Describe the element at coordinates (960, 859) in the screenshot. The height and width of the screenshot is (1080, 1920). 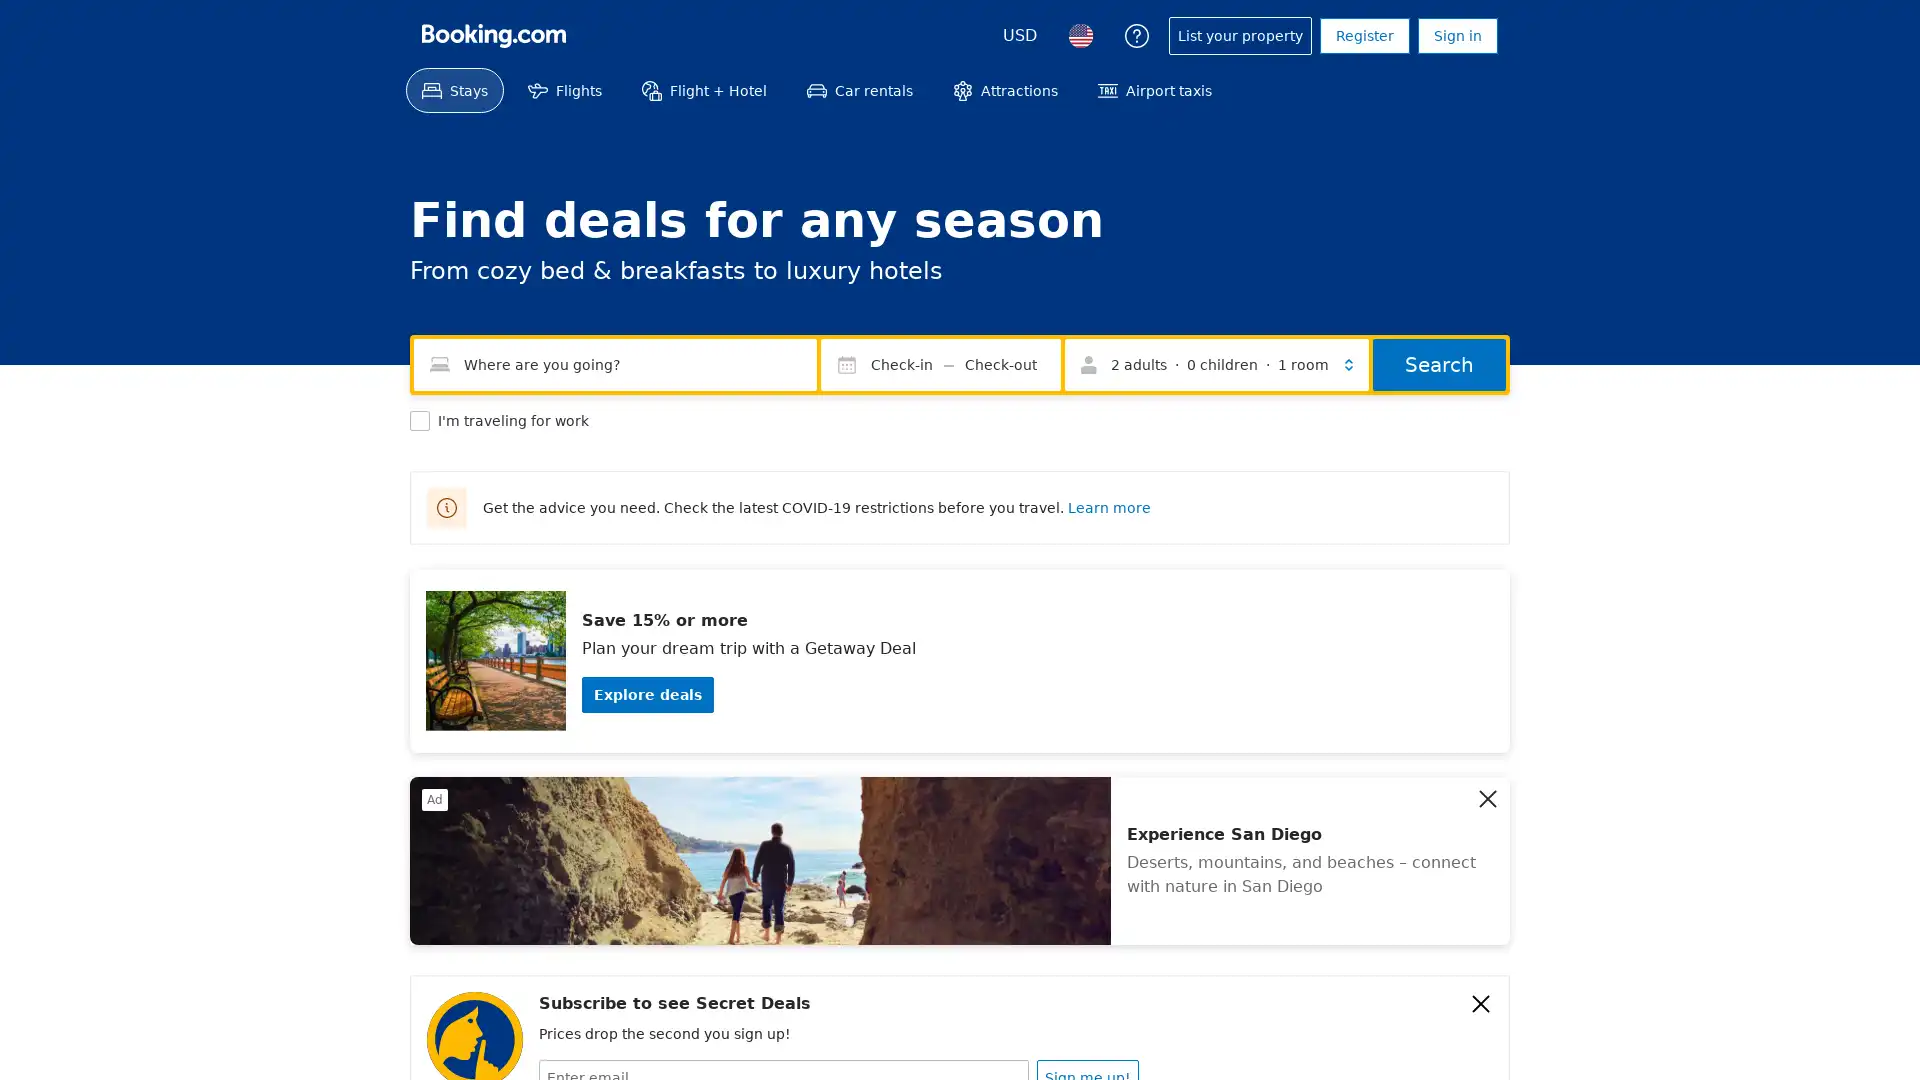
I see `Ad Experience San Diego Deserts, mountains, and beaches  connect with nature in San Diego` at that location.